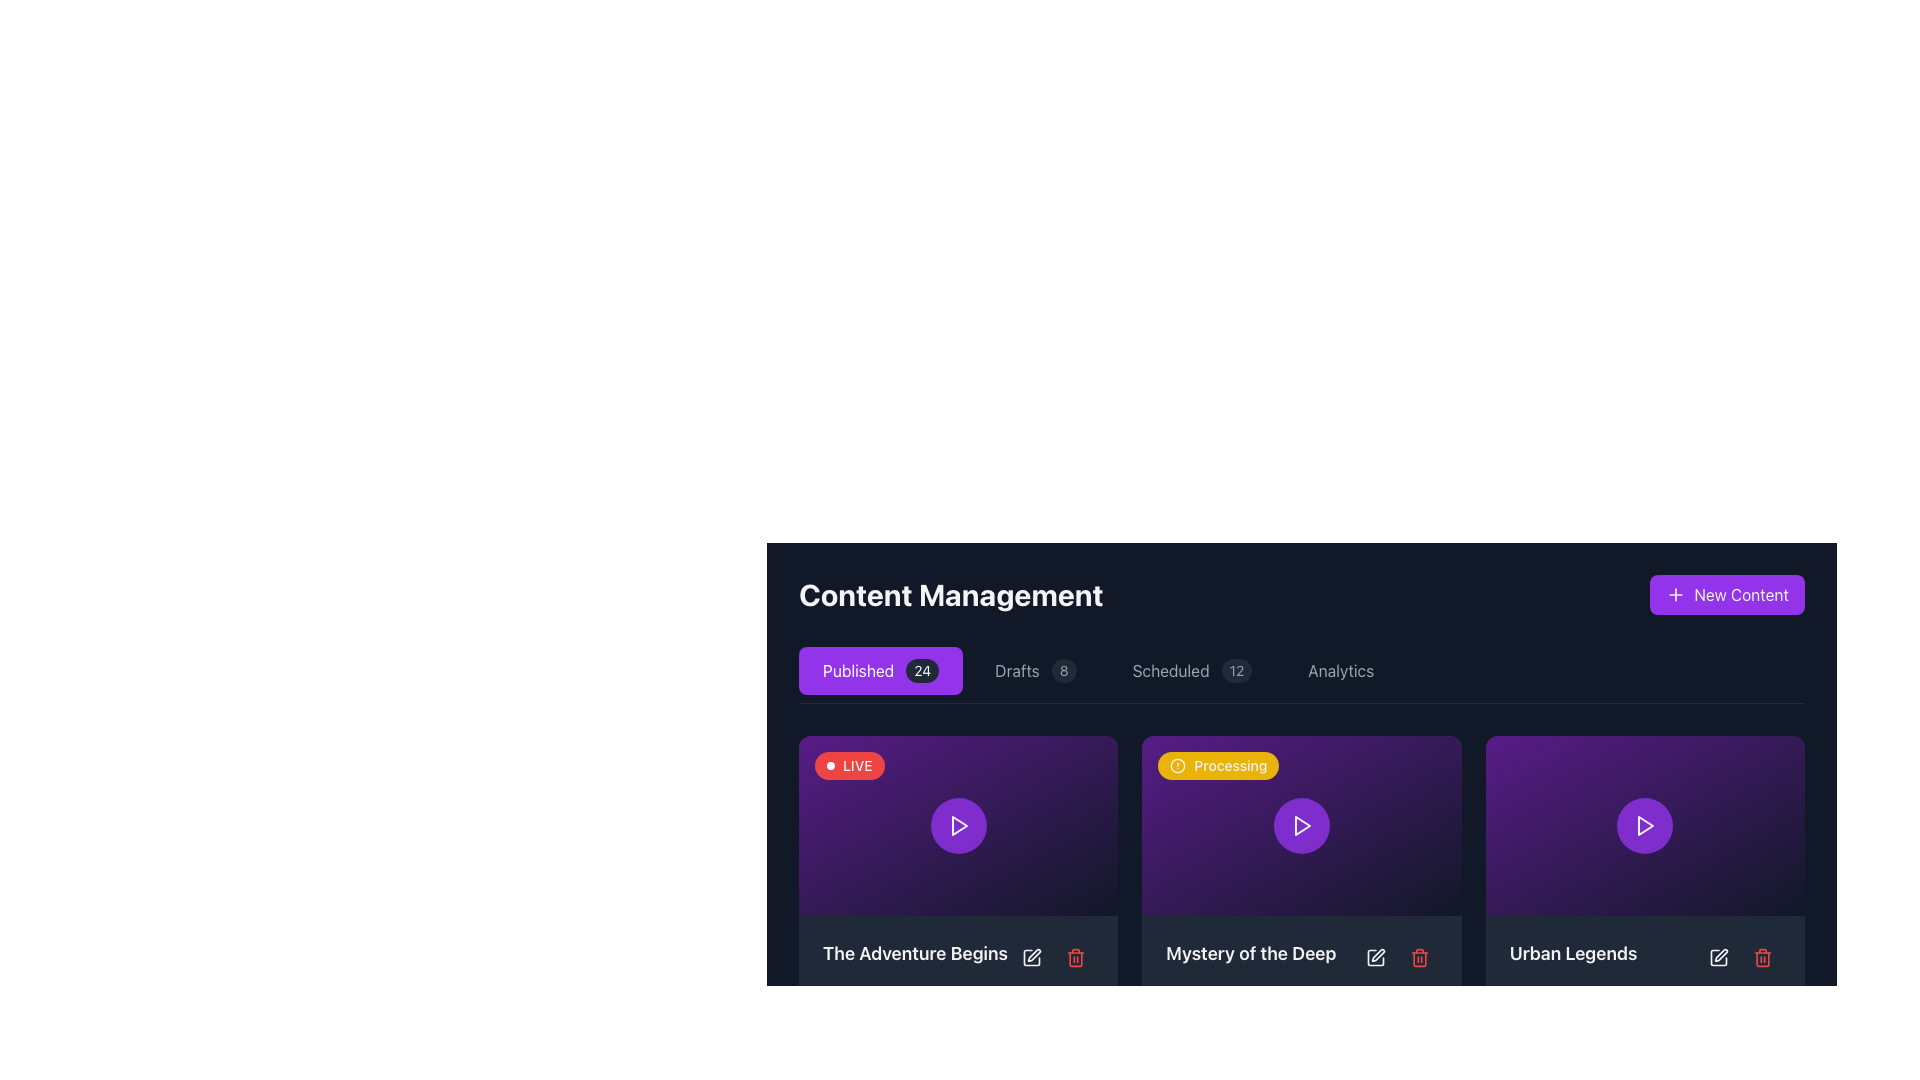 This screenshot has height=1080, width=1920. What do you see at coordinates (1762, 955) in the screenshot?
I see `the trash bin icon button with red outlines located at the bottom-right corner of the 'Urban Legends' card under the 'Published' tab` at bounding box center [1762, 955].